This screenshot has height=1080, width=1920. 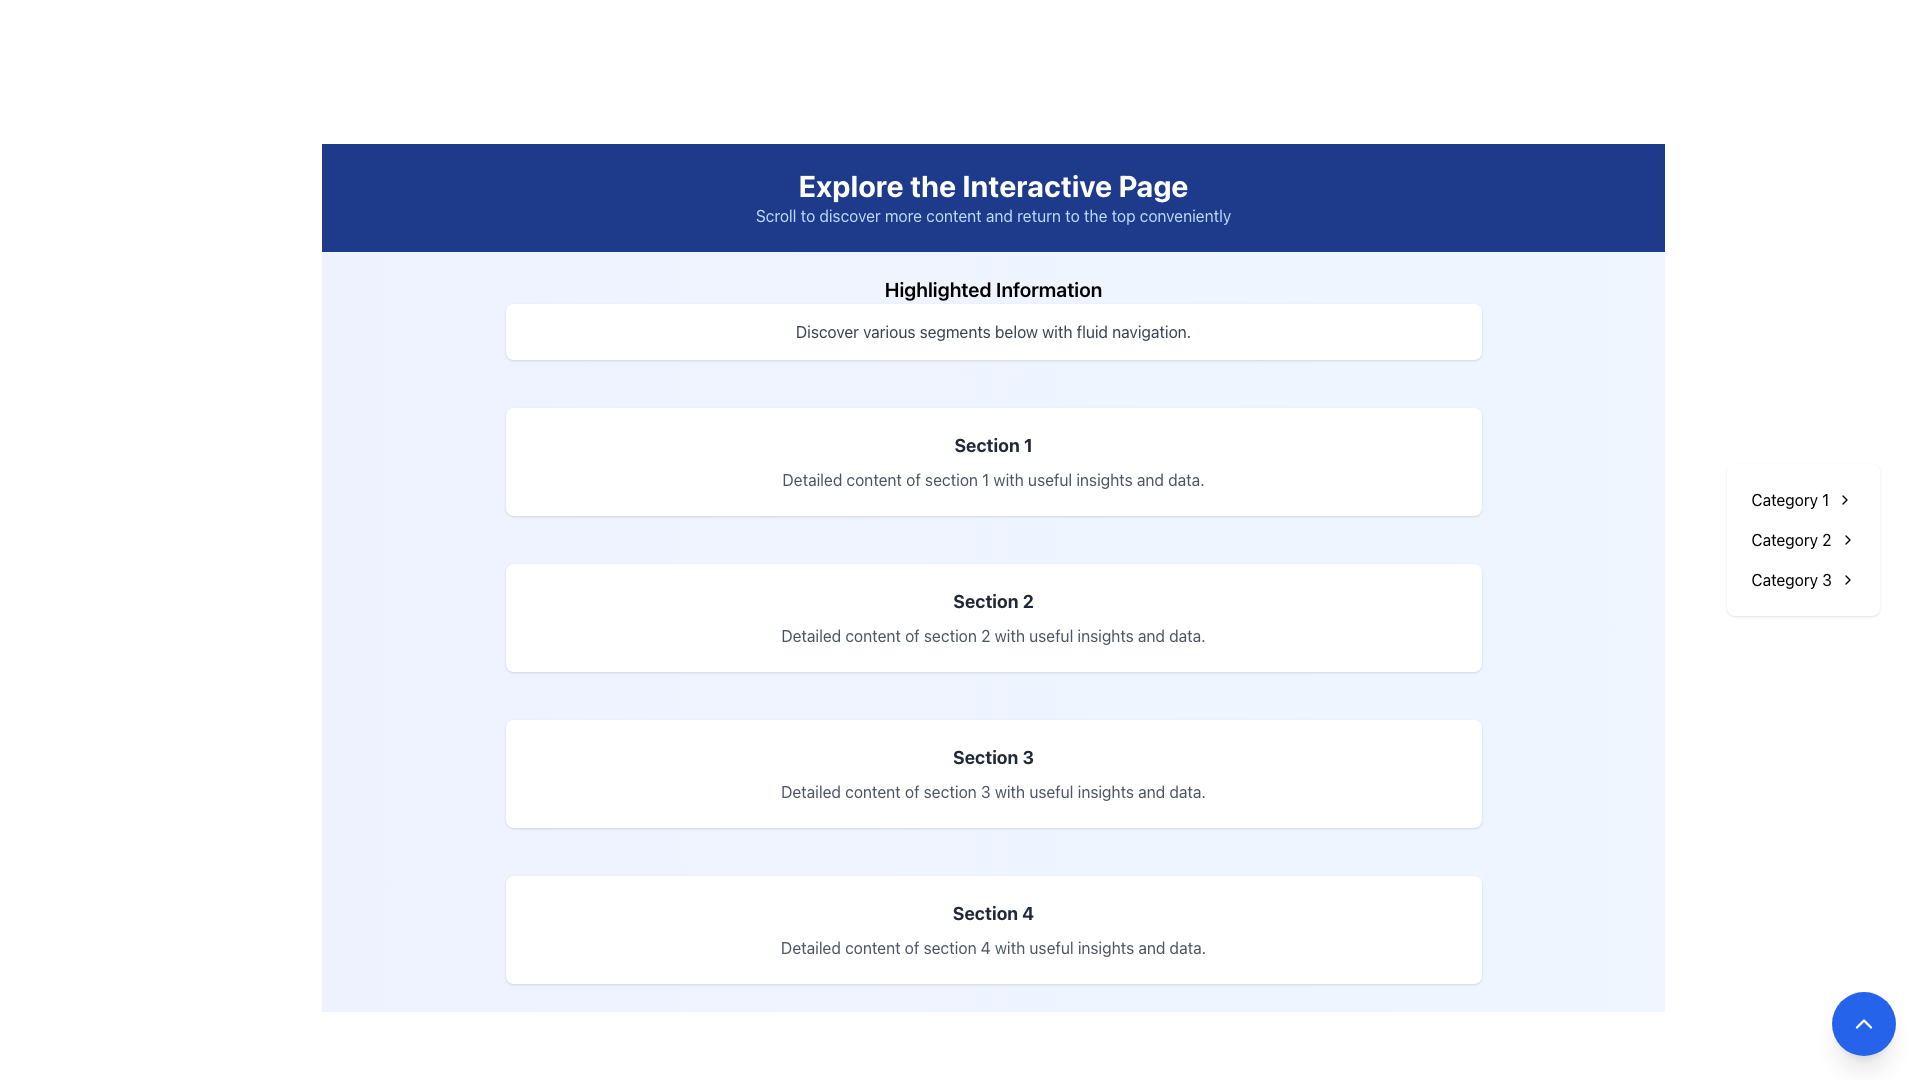 What do you see at coordinates (993, 289) in the screenshot?
I see `text of the bold black header labeled 'Highlighted Information', which is centrally aligned and prominently positioned at the top of the content section` at bounding box center [993, 289].